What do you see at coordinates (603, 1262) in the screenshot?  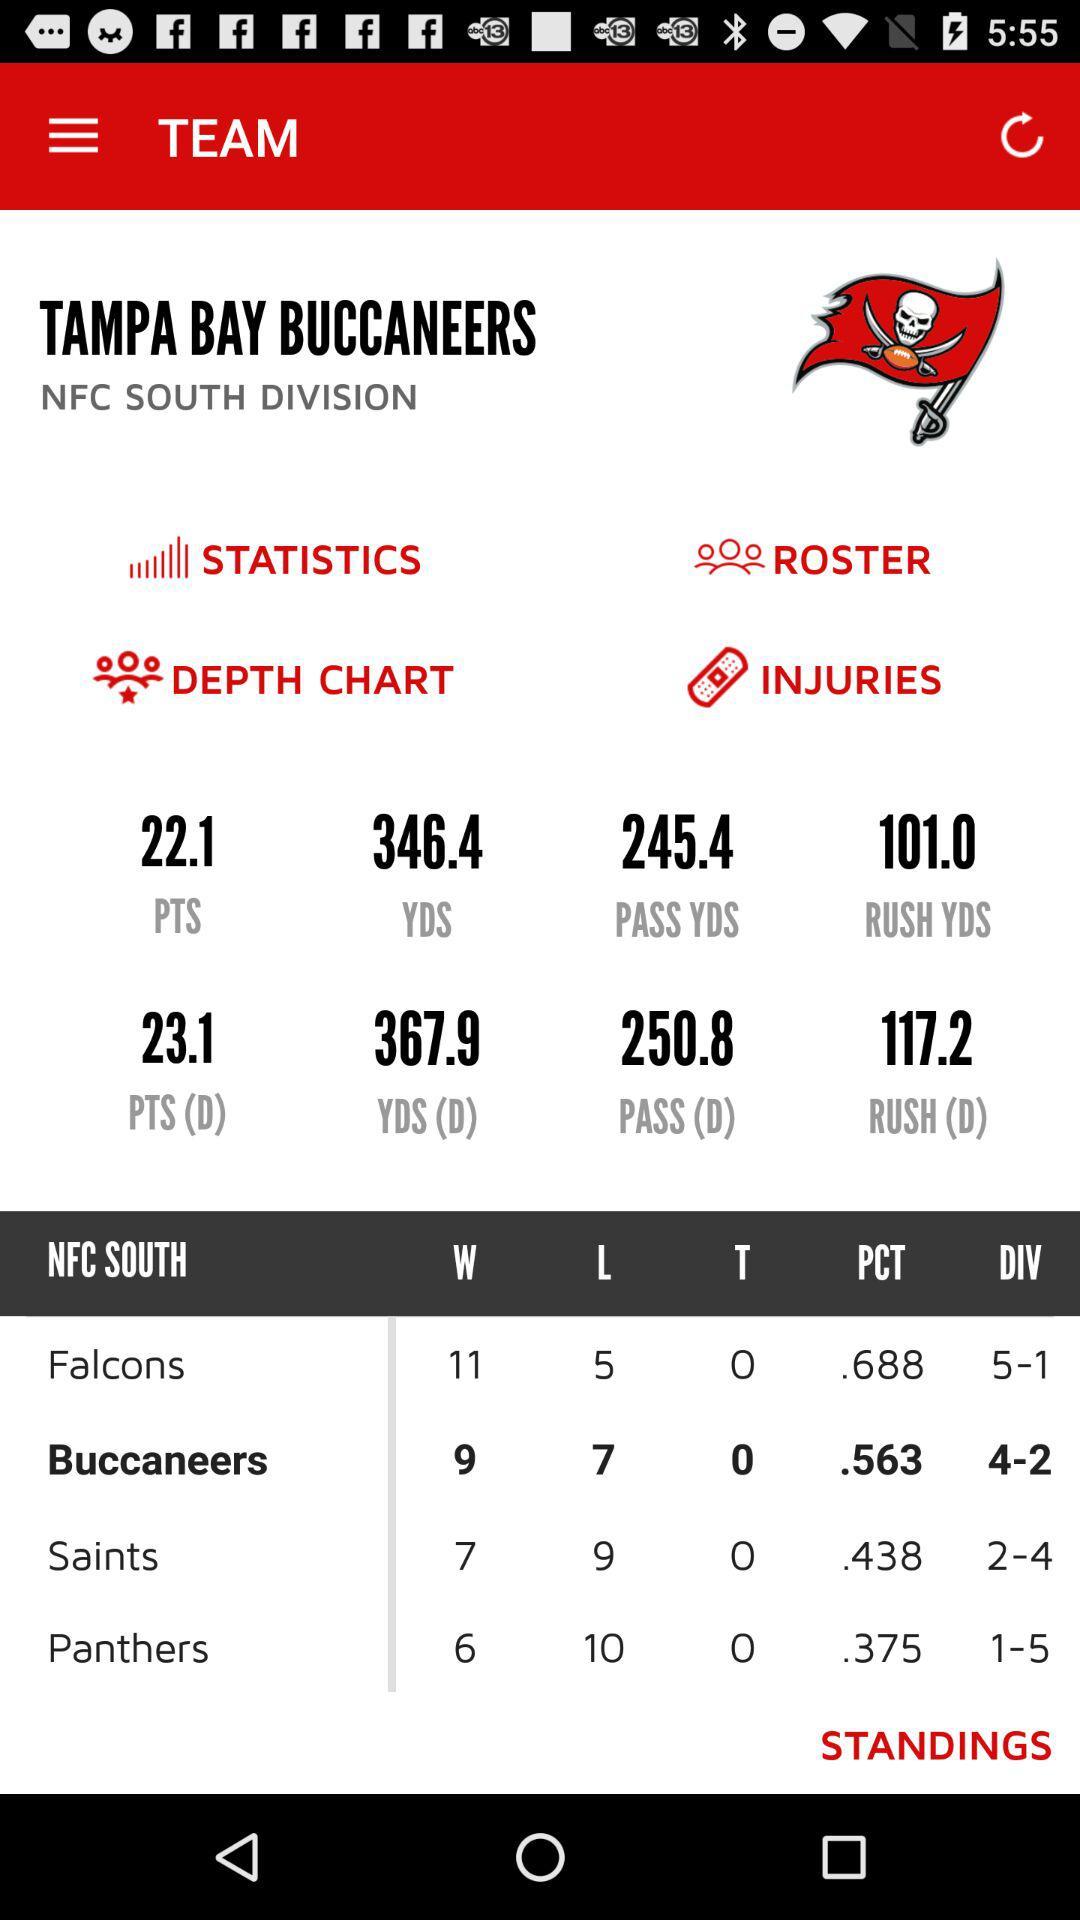 I see `icon next to w icon` at bounding box center [603, 1262].